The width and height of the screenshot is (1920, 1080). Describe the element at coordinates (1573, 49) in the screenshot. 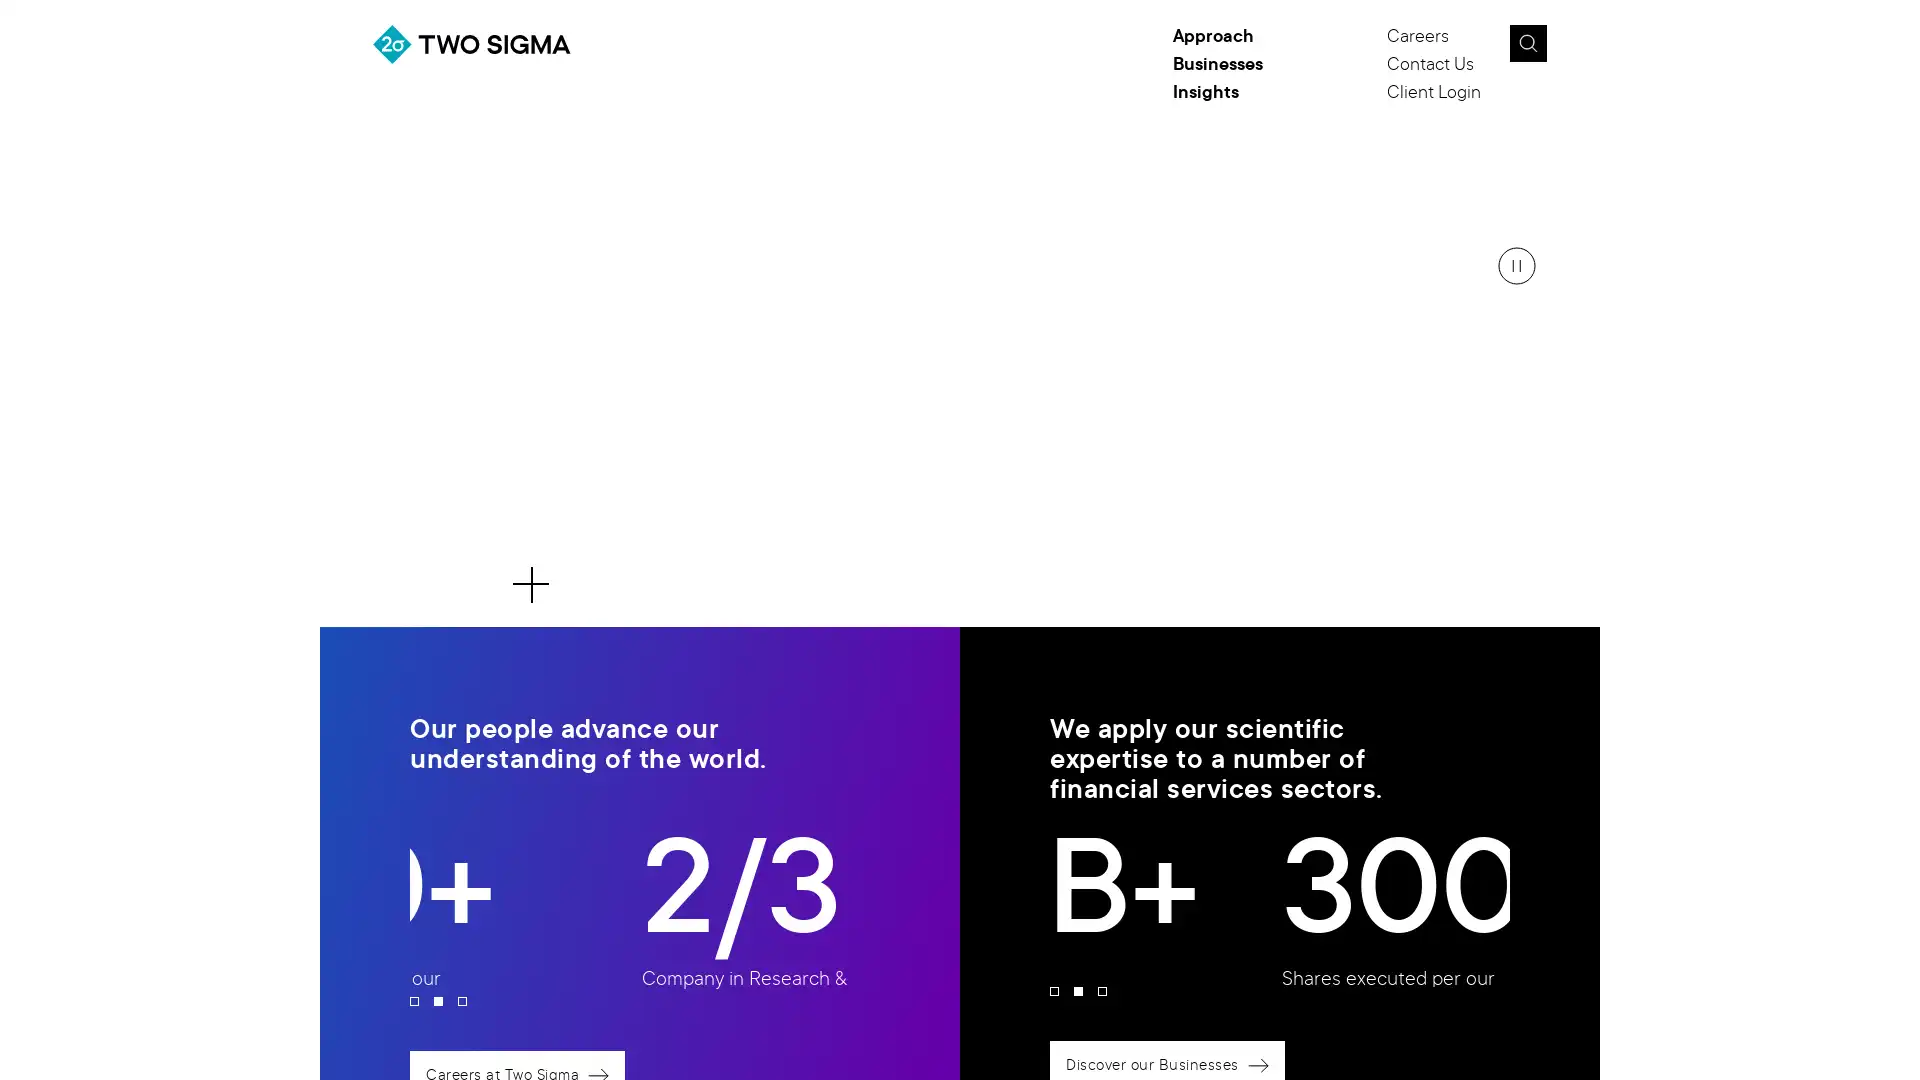

I see `Search` at that location.